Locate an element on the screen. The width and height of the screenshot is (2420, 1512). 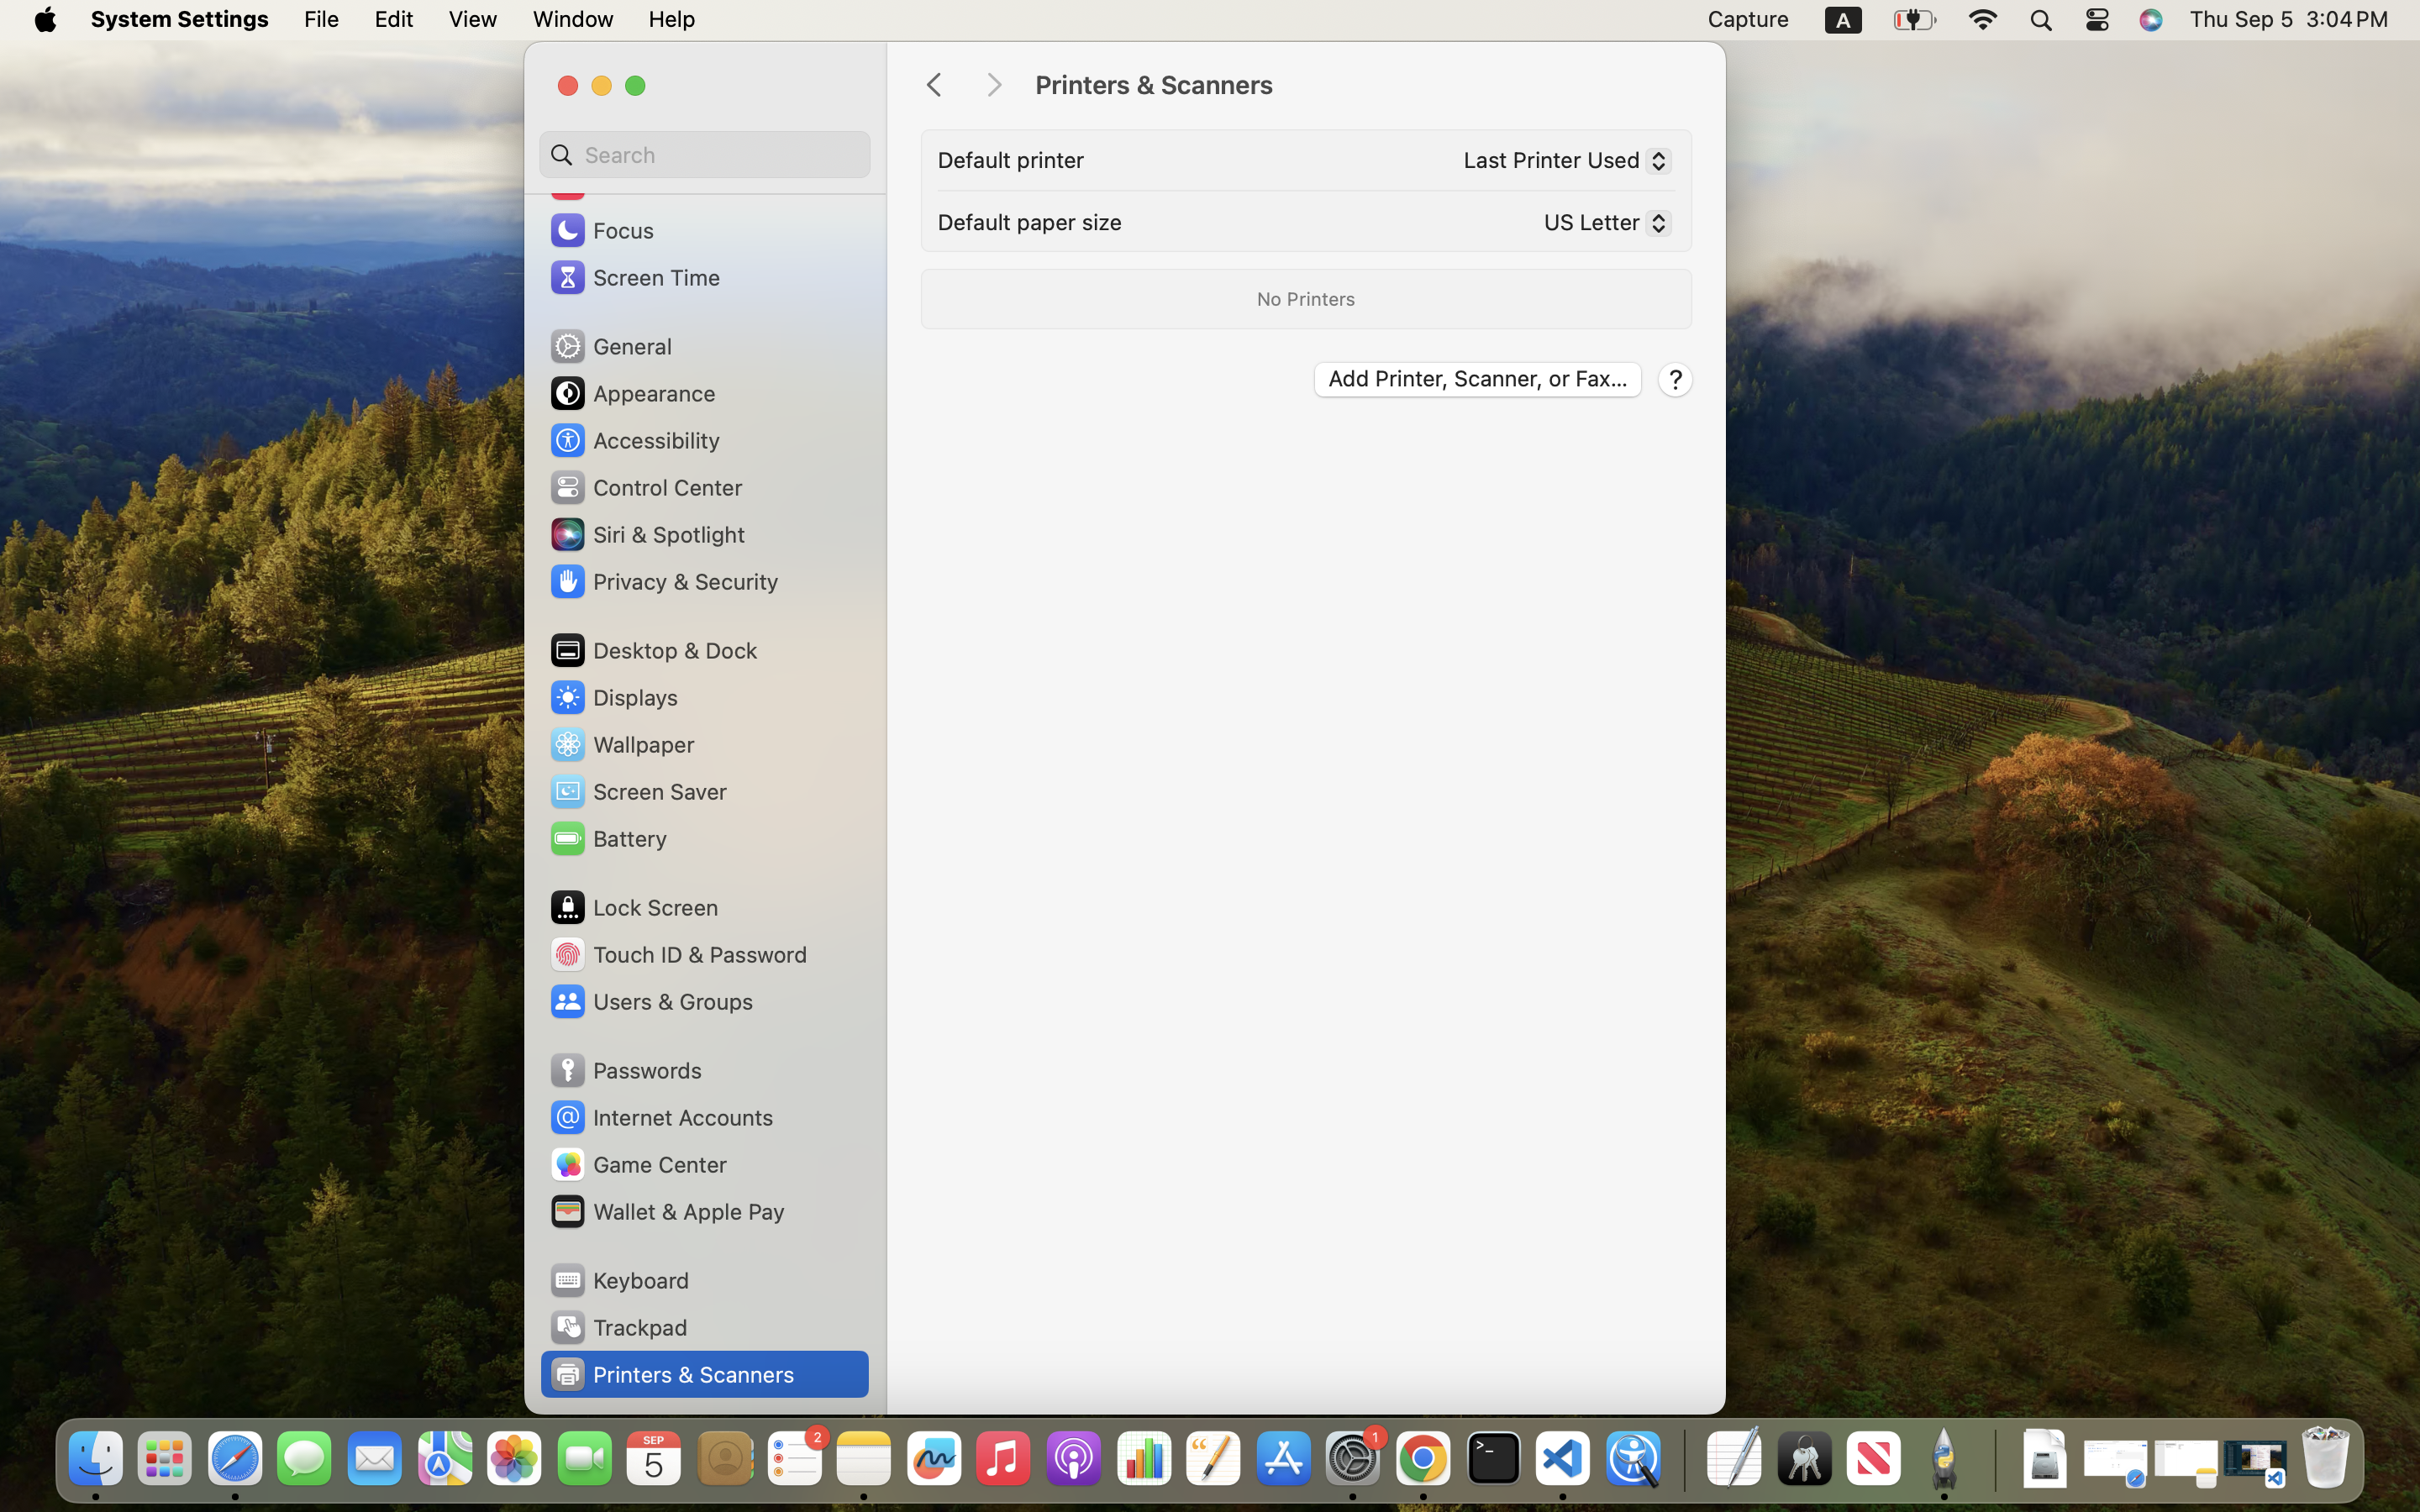
'Privacy & Security' is located at coordinates (662, 580).